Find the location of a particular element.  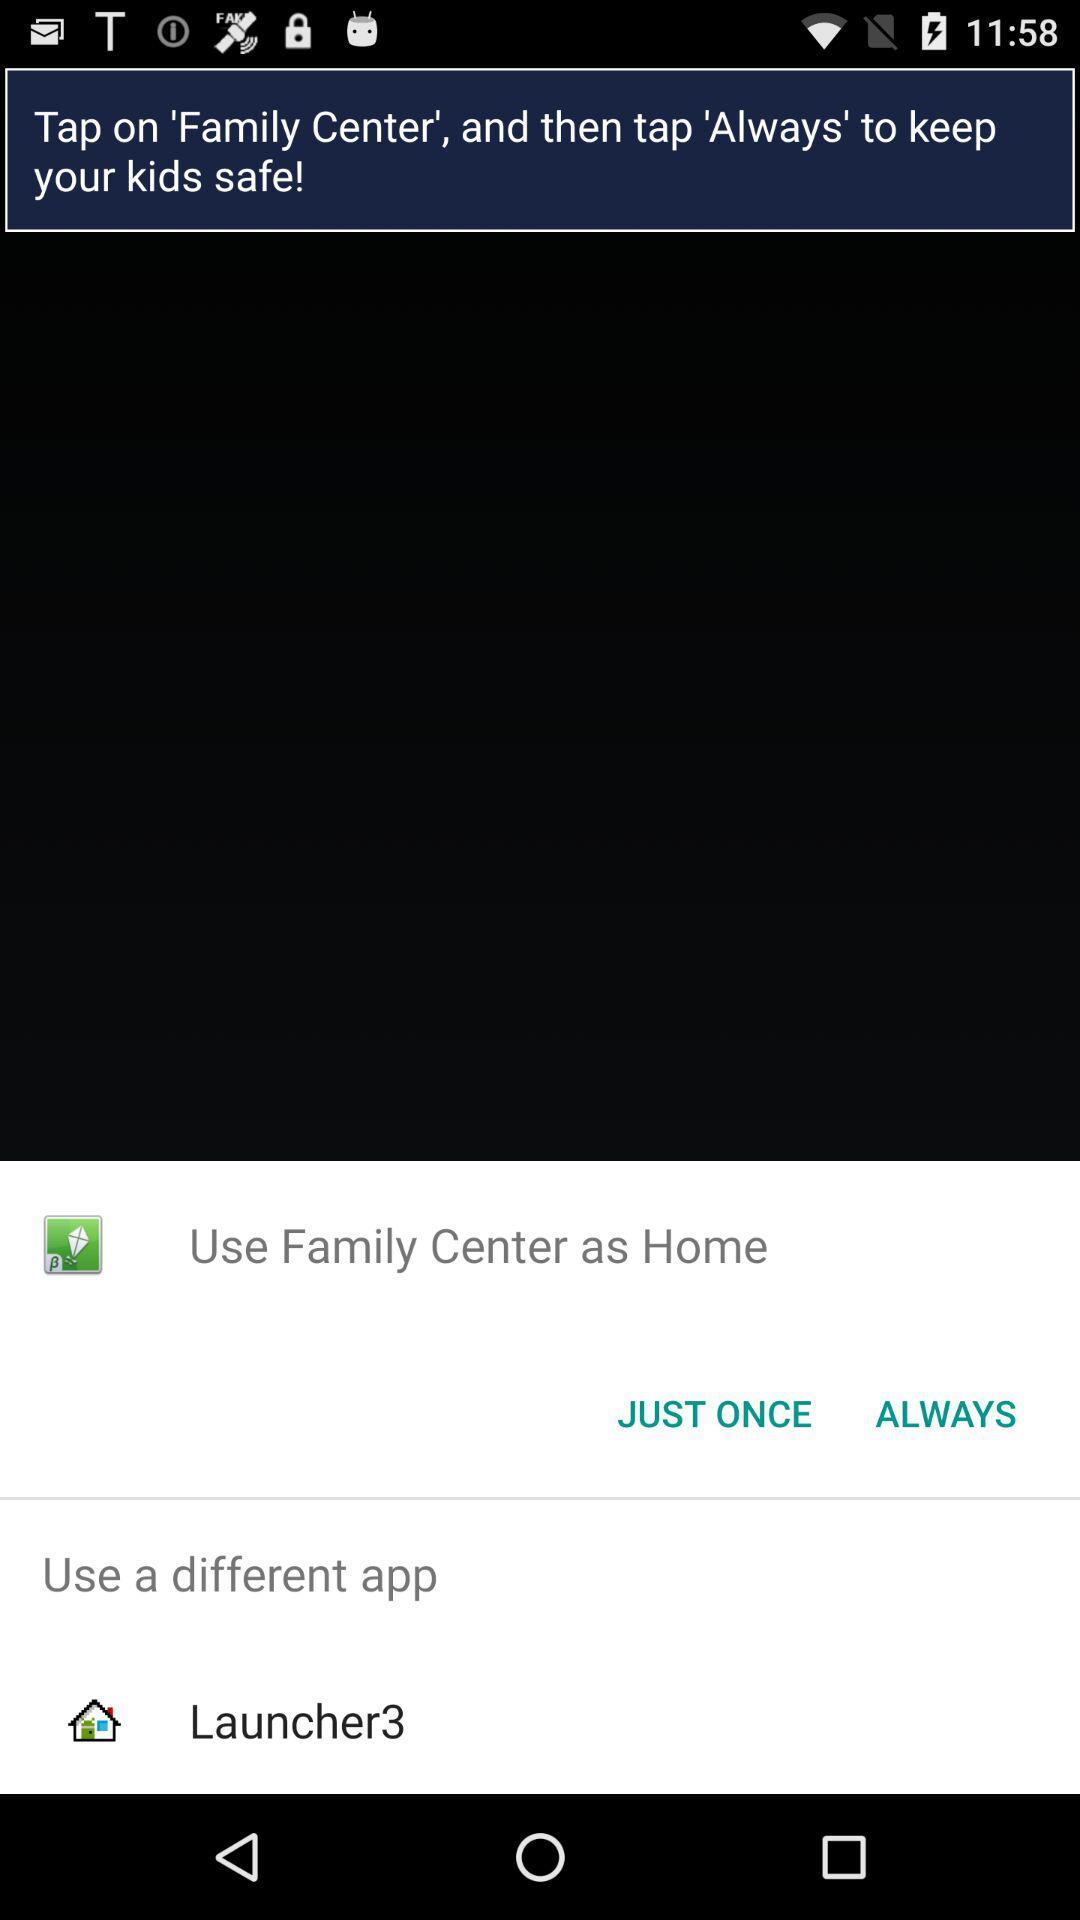

the icon next to always is located at coordinates (713, 1411).